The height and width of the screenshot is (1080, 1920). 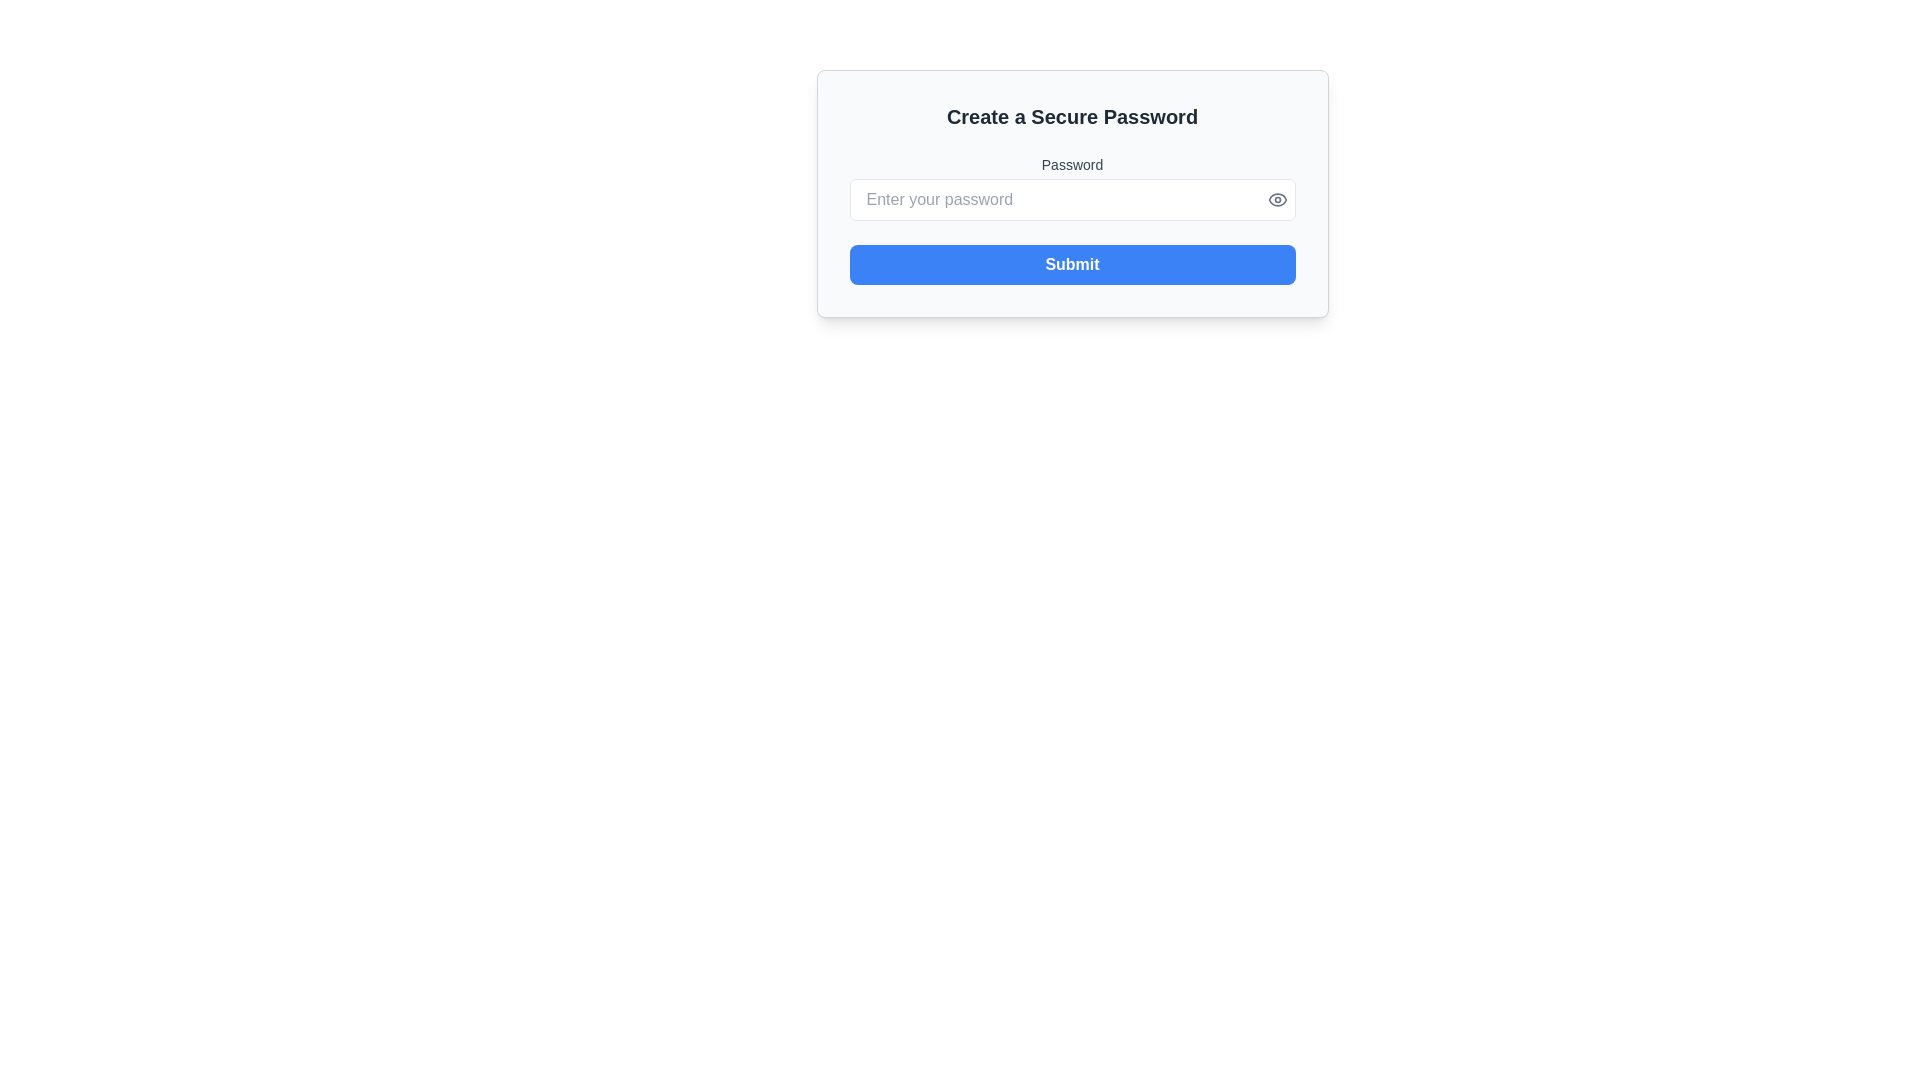 What do you see at coordinates (1276, 200) in the screenshot?
I see `the visibility toggle button with an eye icon located to the right of the password input field` at bounding box center [1276, 200].